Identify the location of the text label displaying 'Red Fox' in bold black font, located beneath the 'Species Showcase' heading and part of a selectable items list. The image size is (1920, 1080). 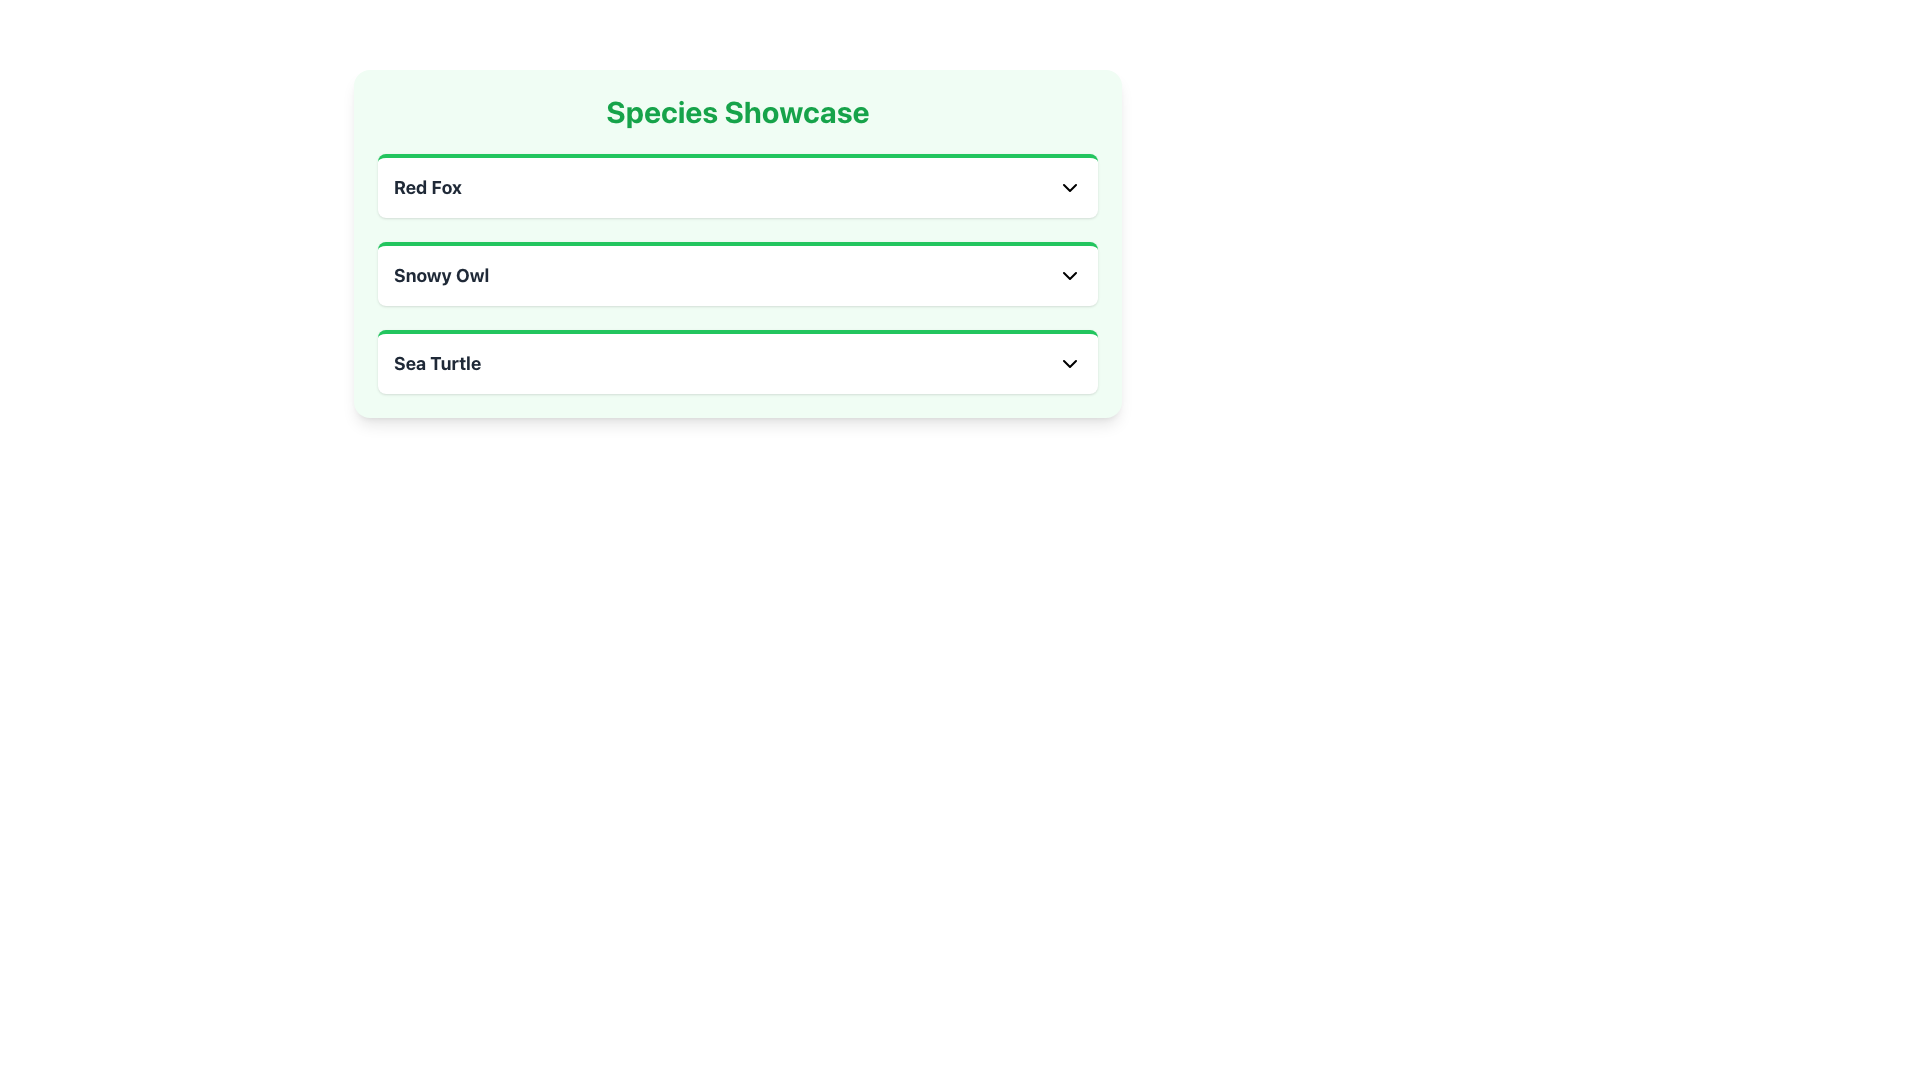
(426, 188).